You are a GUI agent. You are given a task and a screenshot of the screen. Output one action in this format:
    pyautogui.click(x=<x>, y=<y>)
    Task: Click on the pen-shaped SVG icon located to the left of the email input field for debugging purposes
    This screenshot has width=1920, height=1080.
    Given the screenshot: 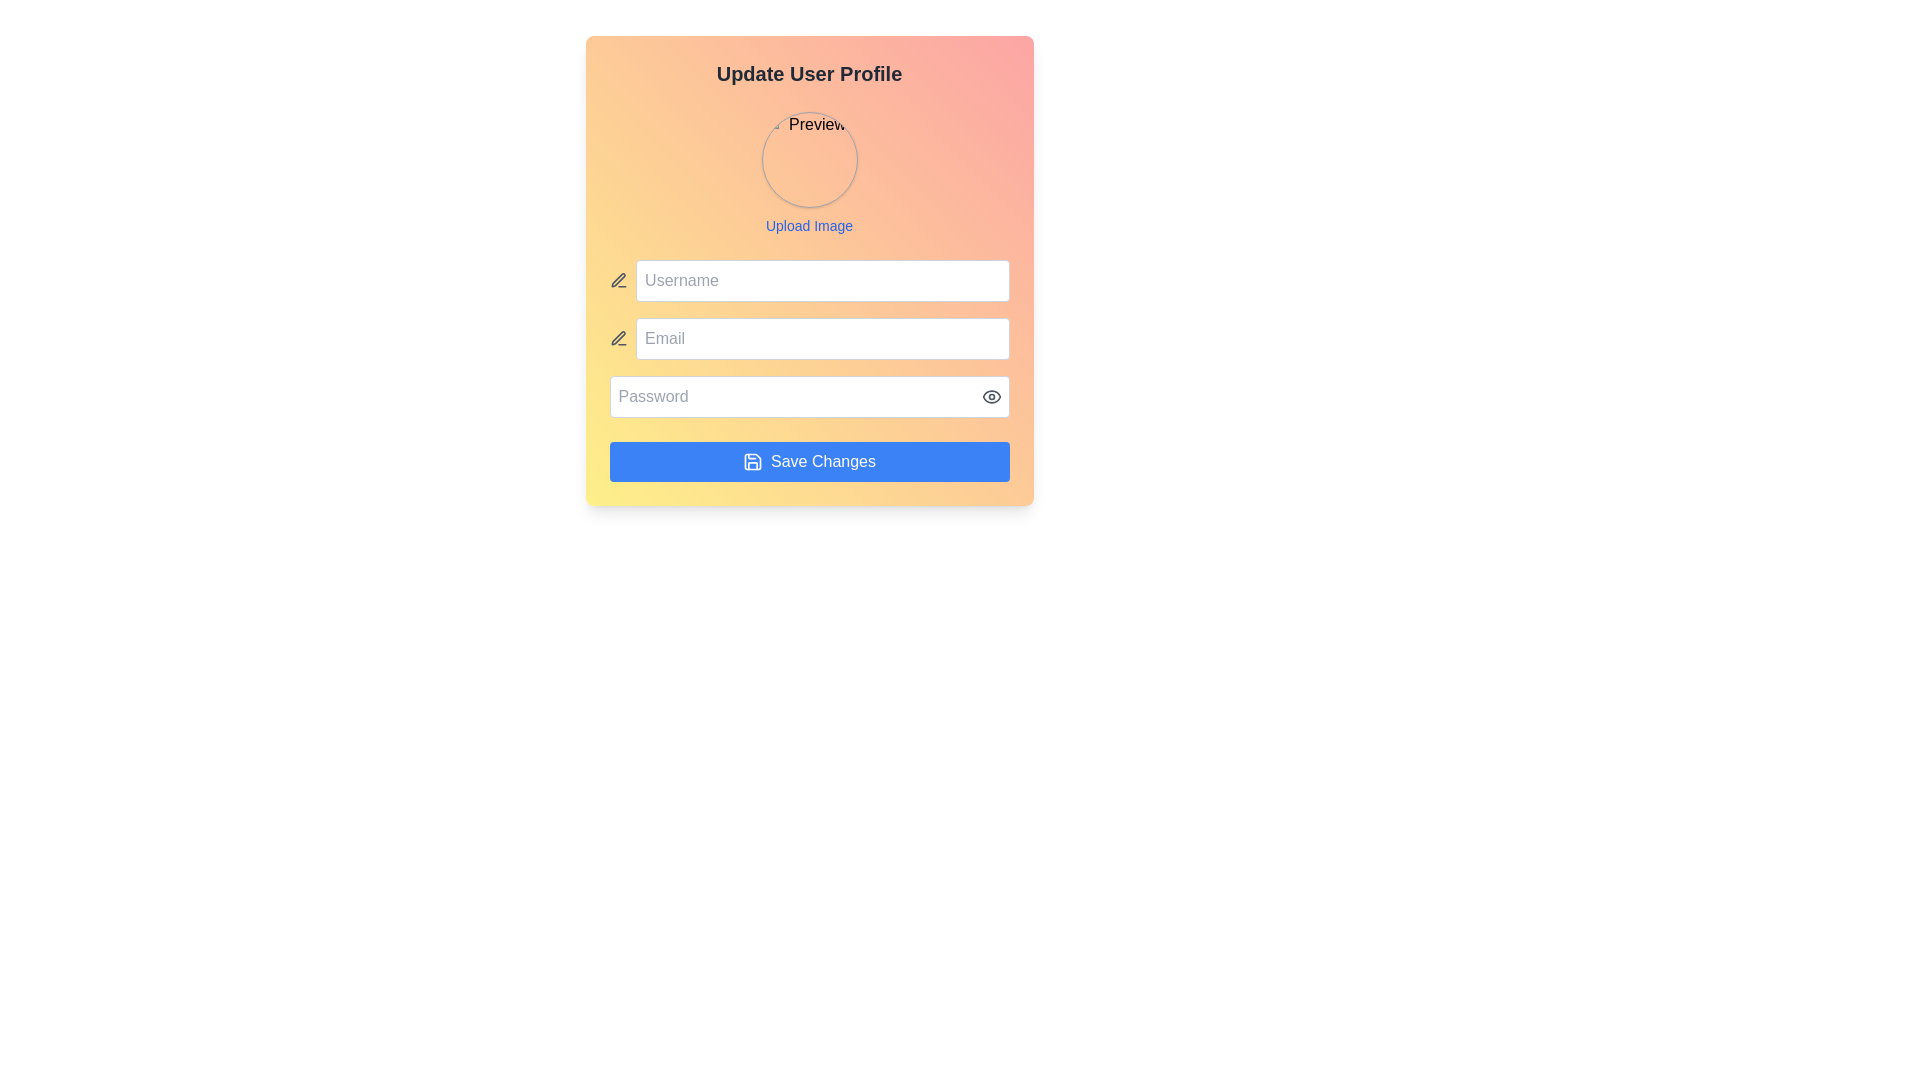 What is the action you would take?
    pyautogui.click(x=617, y=337)
    